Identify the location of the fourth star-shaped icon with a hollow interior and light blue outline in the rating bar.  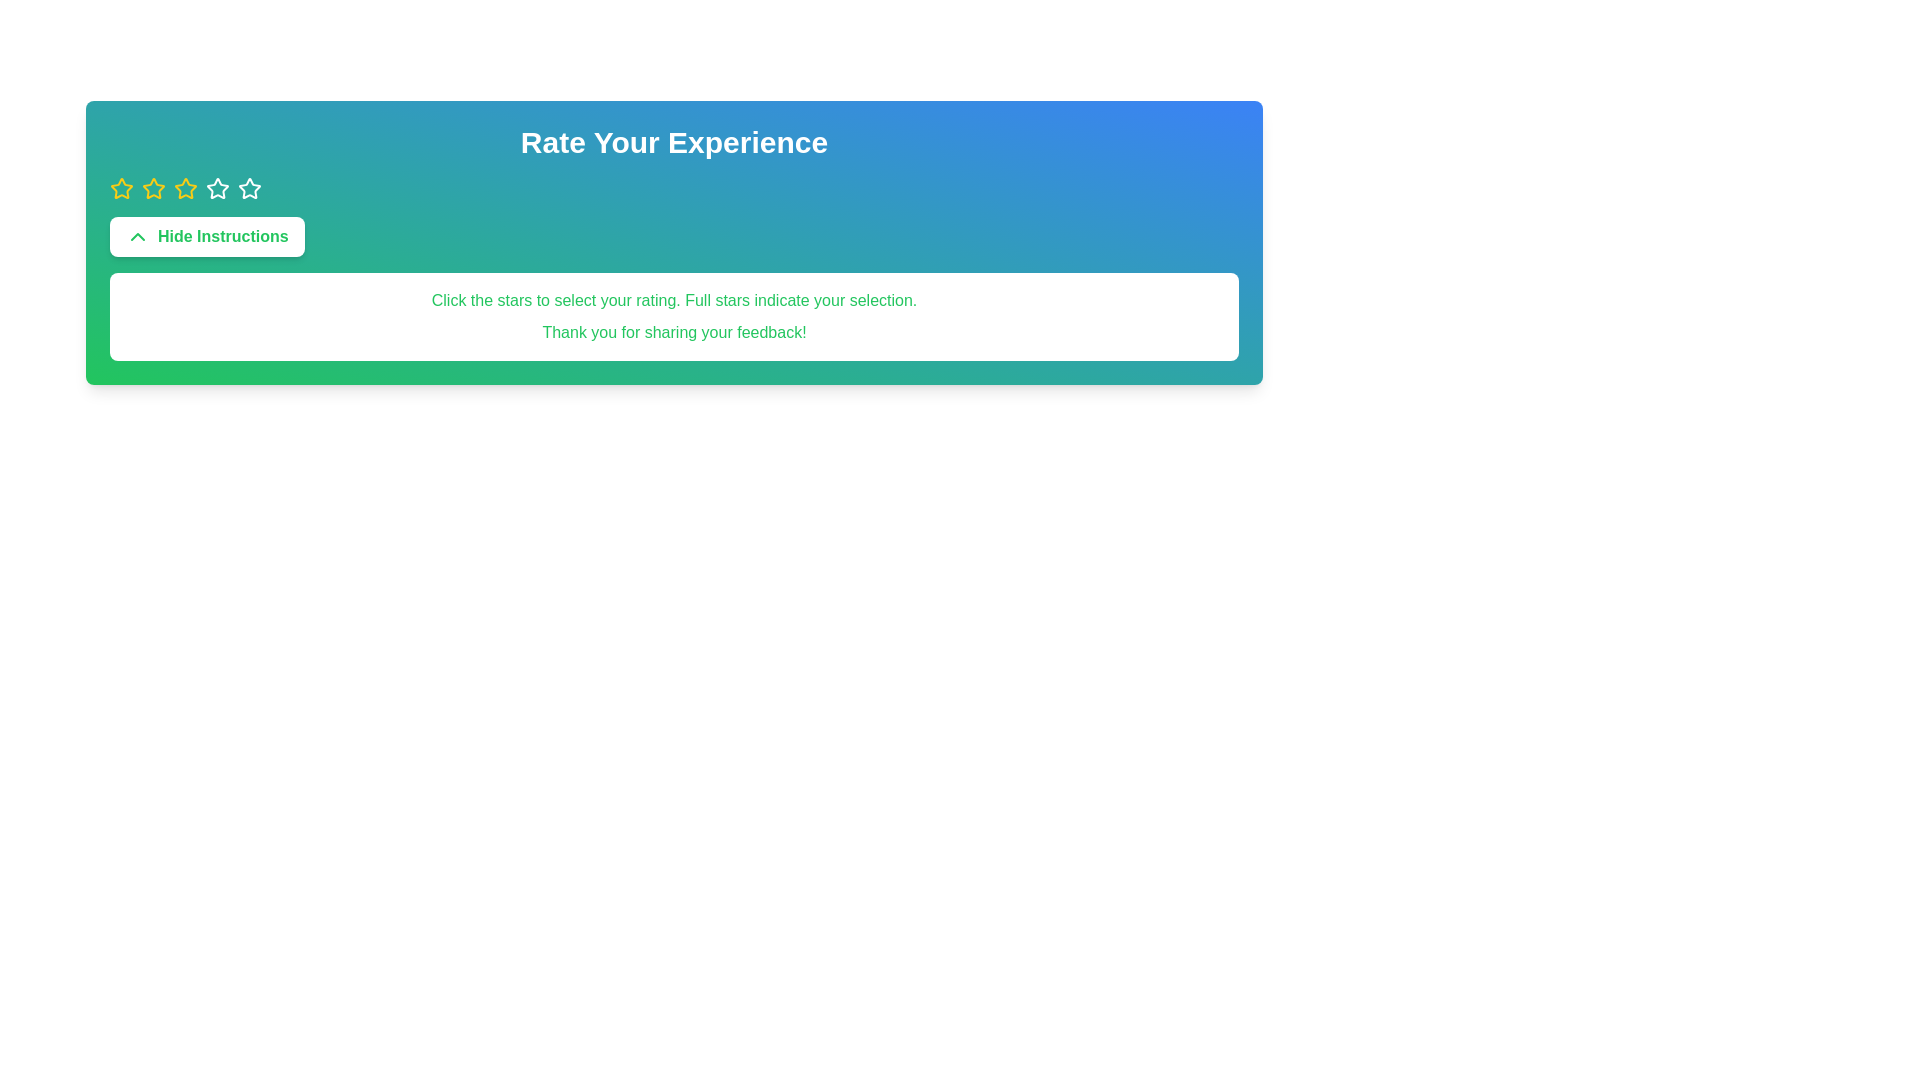
(248, 188).